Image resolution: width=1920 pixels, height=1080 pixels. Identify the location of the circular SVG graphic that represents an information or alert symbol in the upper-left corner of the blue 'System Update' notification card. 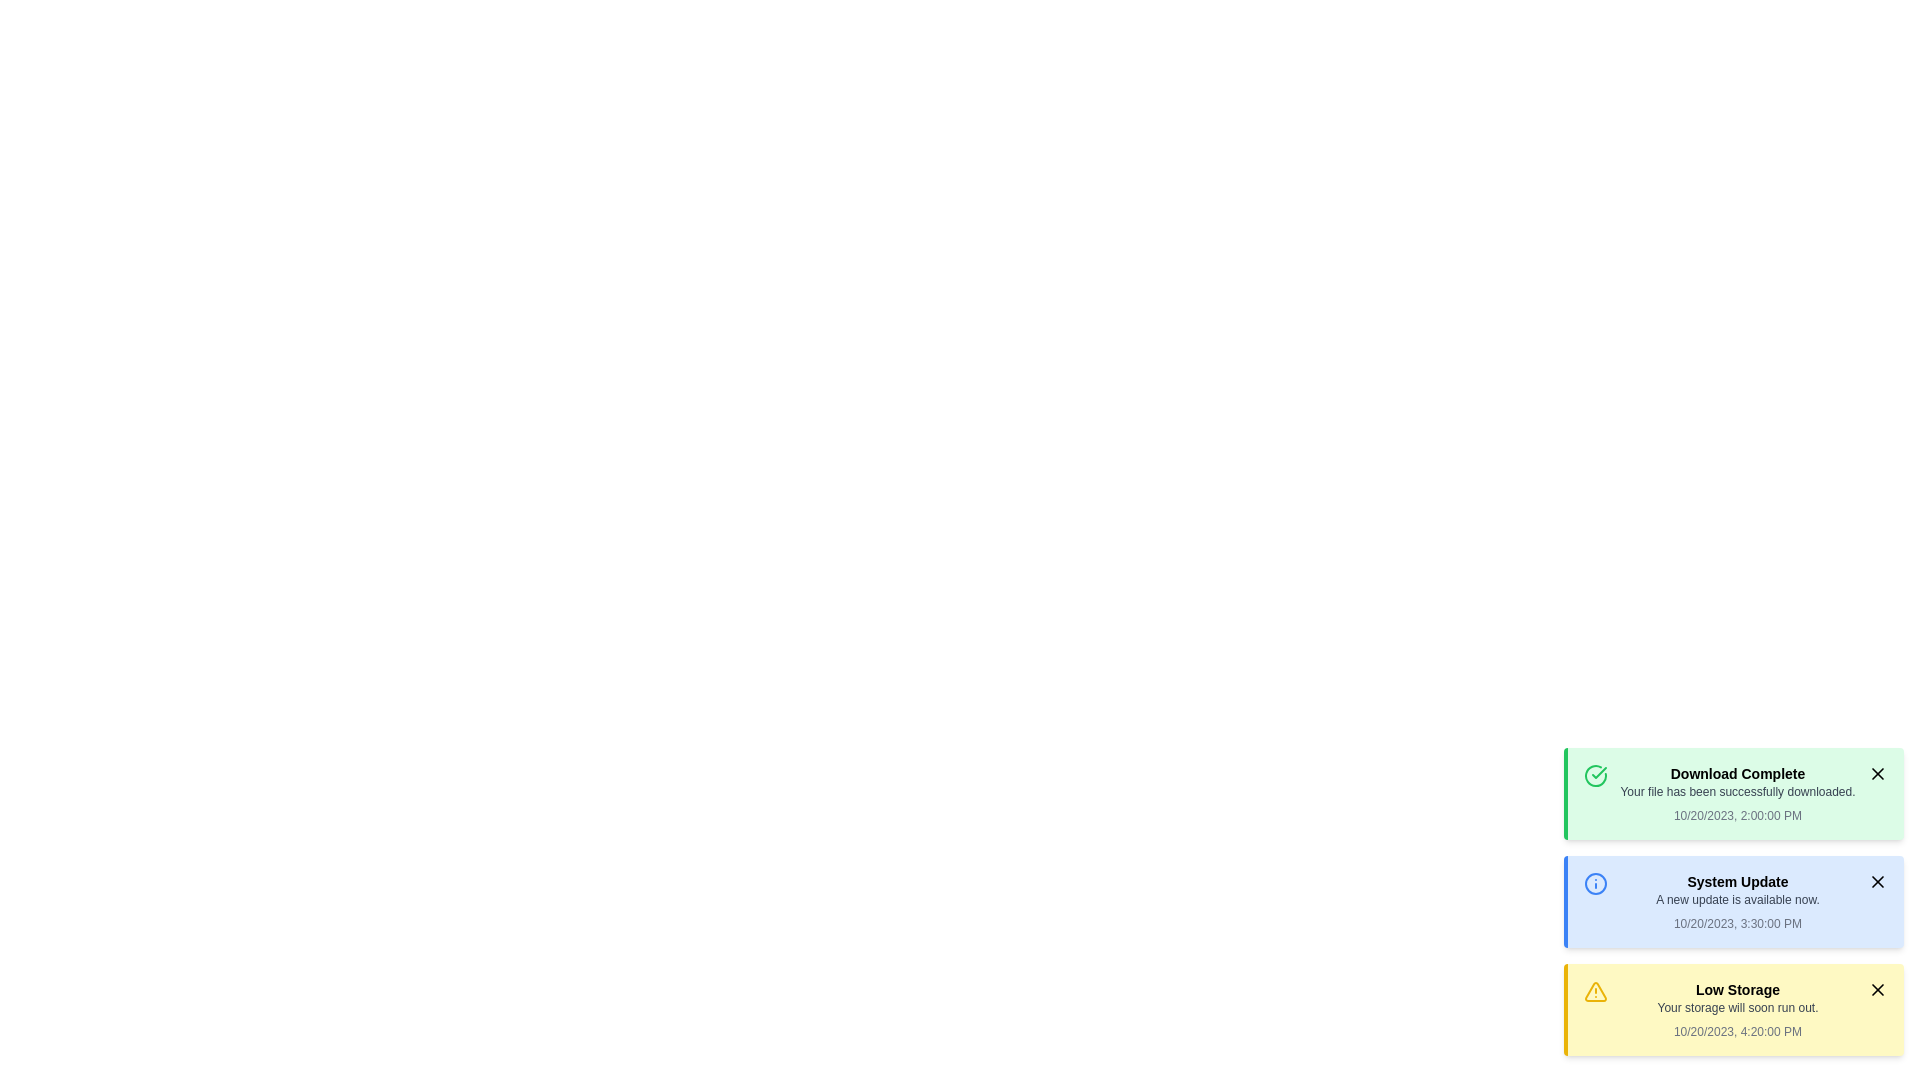
(1595, 882).